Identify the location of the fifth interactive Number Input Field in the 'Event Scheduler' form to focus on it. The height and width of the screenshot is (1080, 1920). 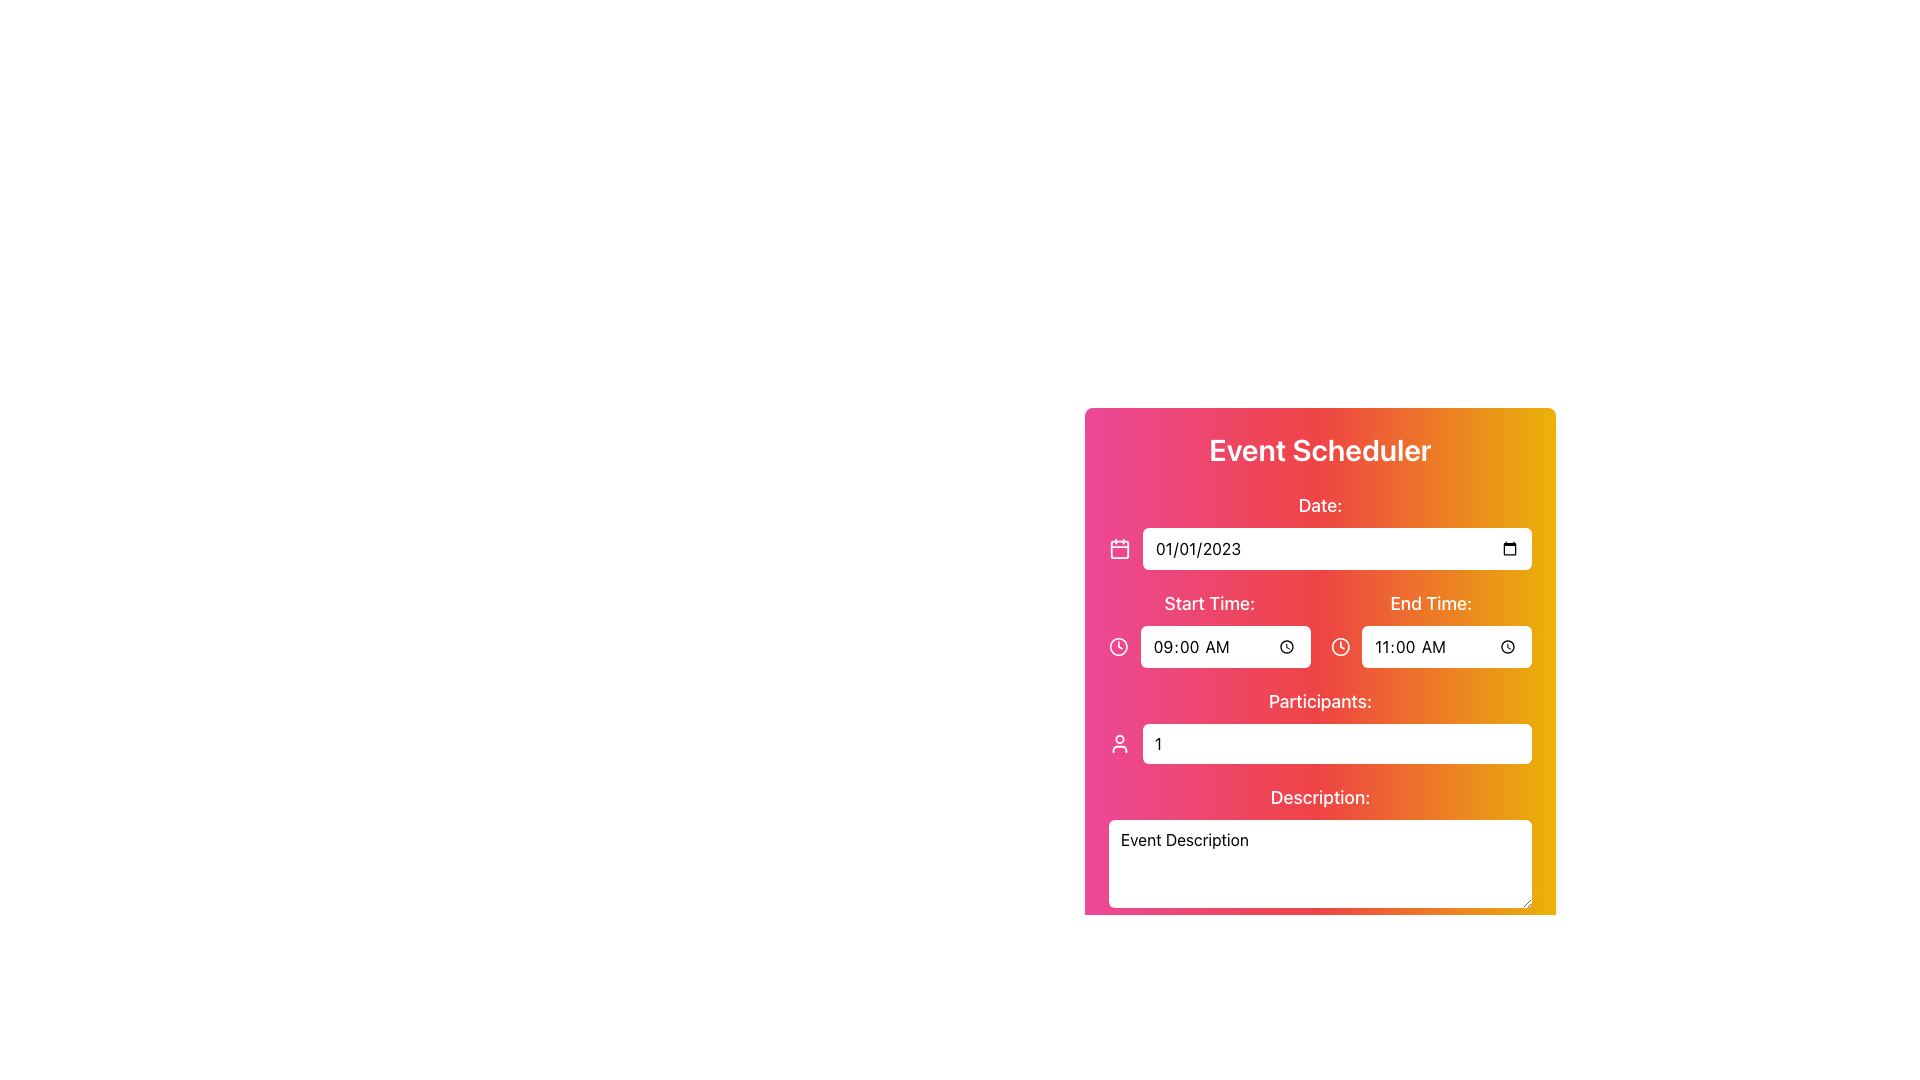
(1320, 739).